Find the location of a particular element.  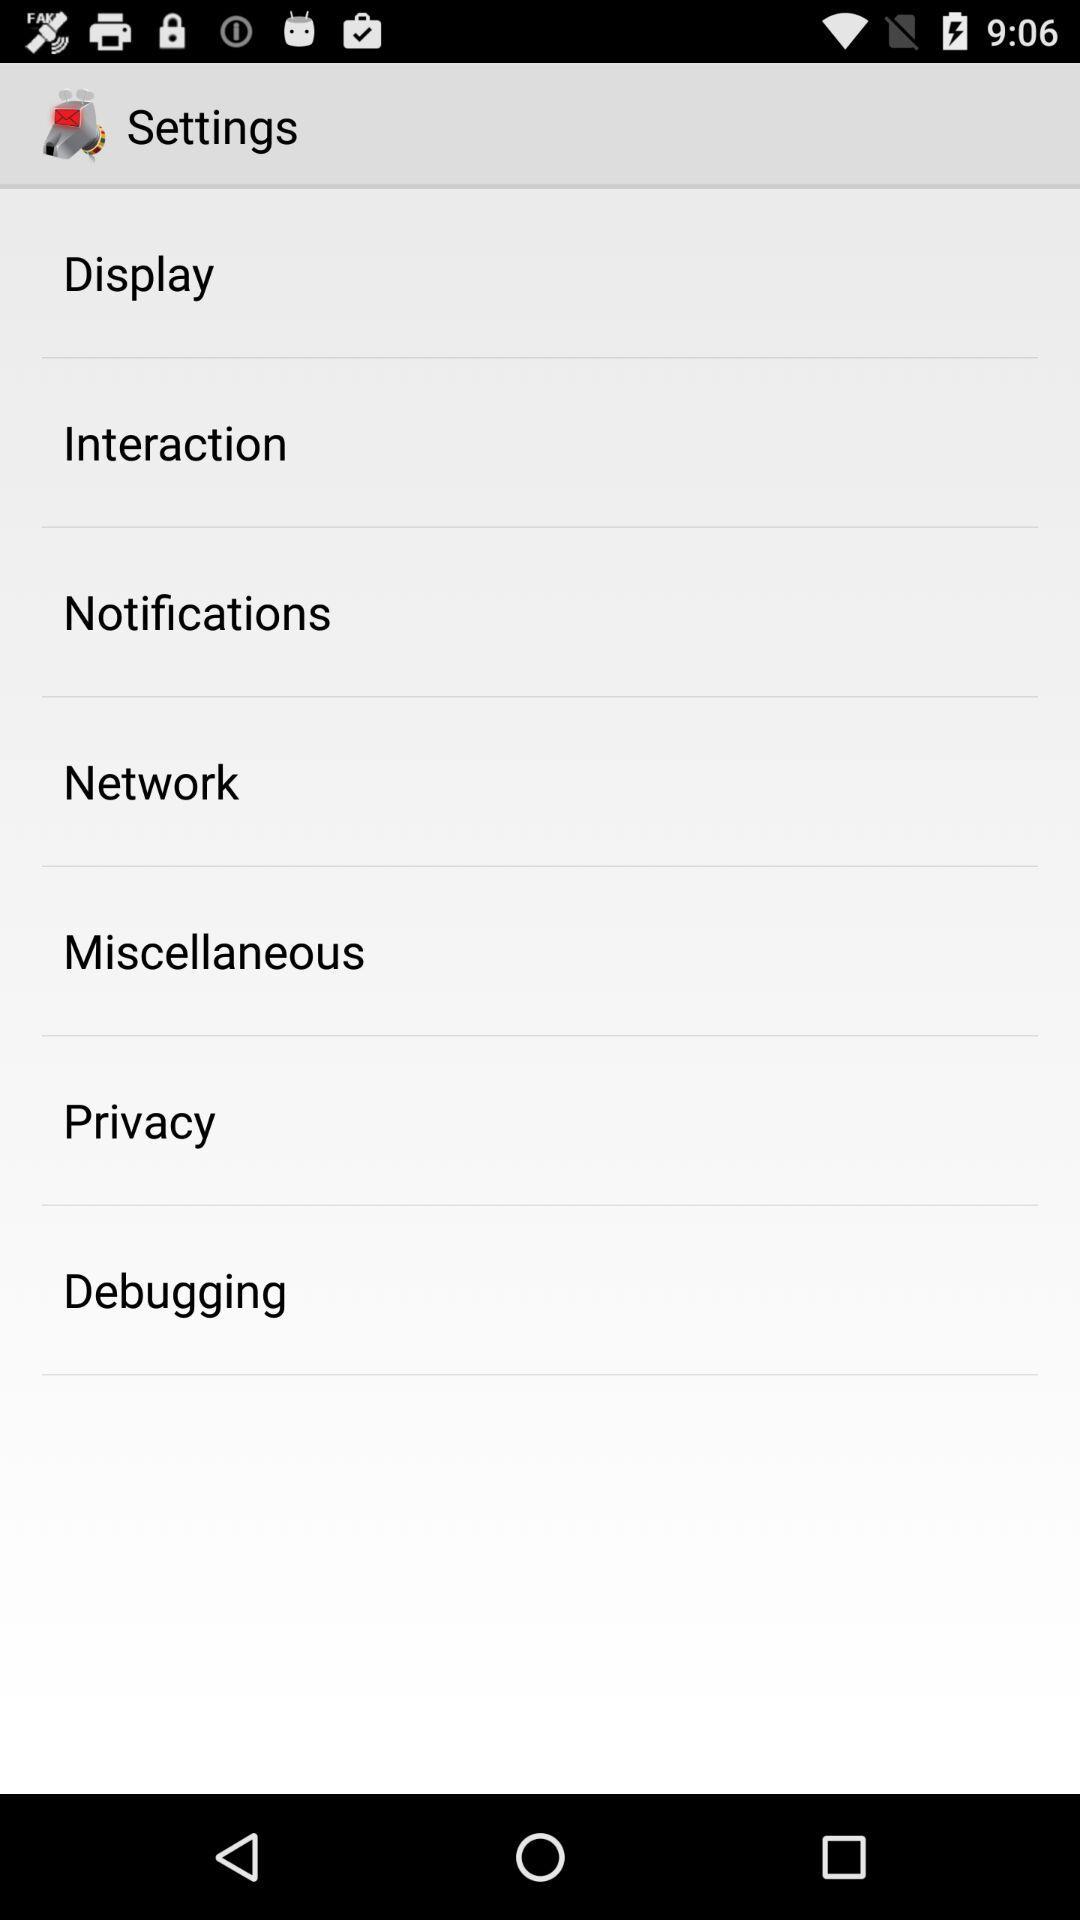

app below the network is located at coordinates (214, 949).